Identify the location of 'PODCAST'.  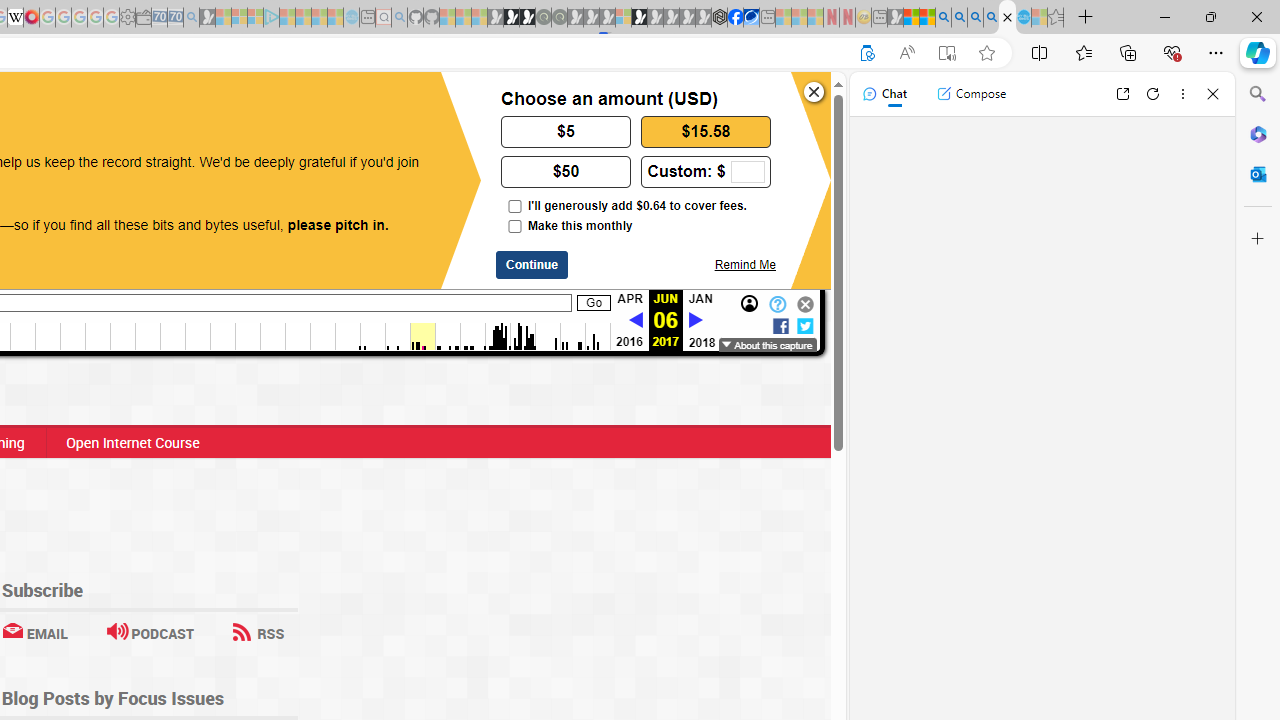
(149, 633).